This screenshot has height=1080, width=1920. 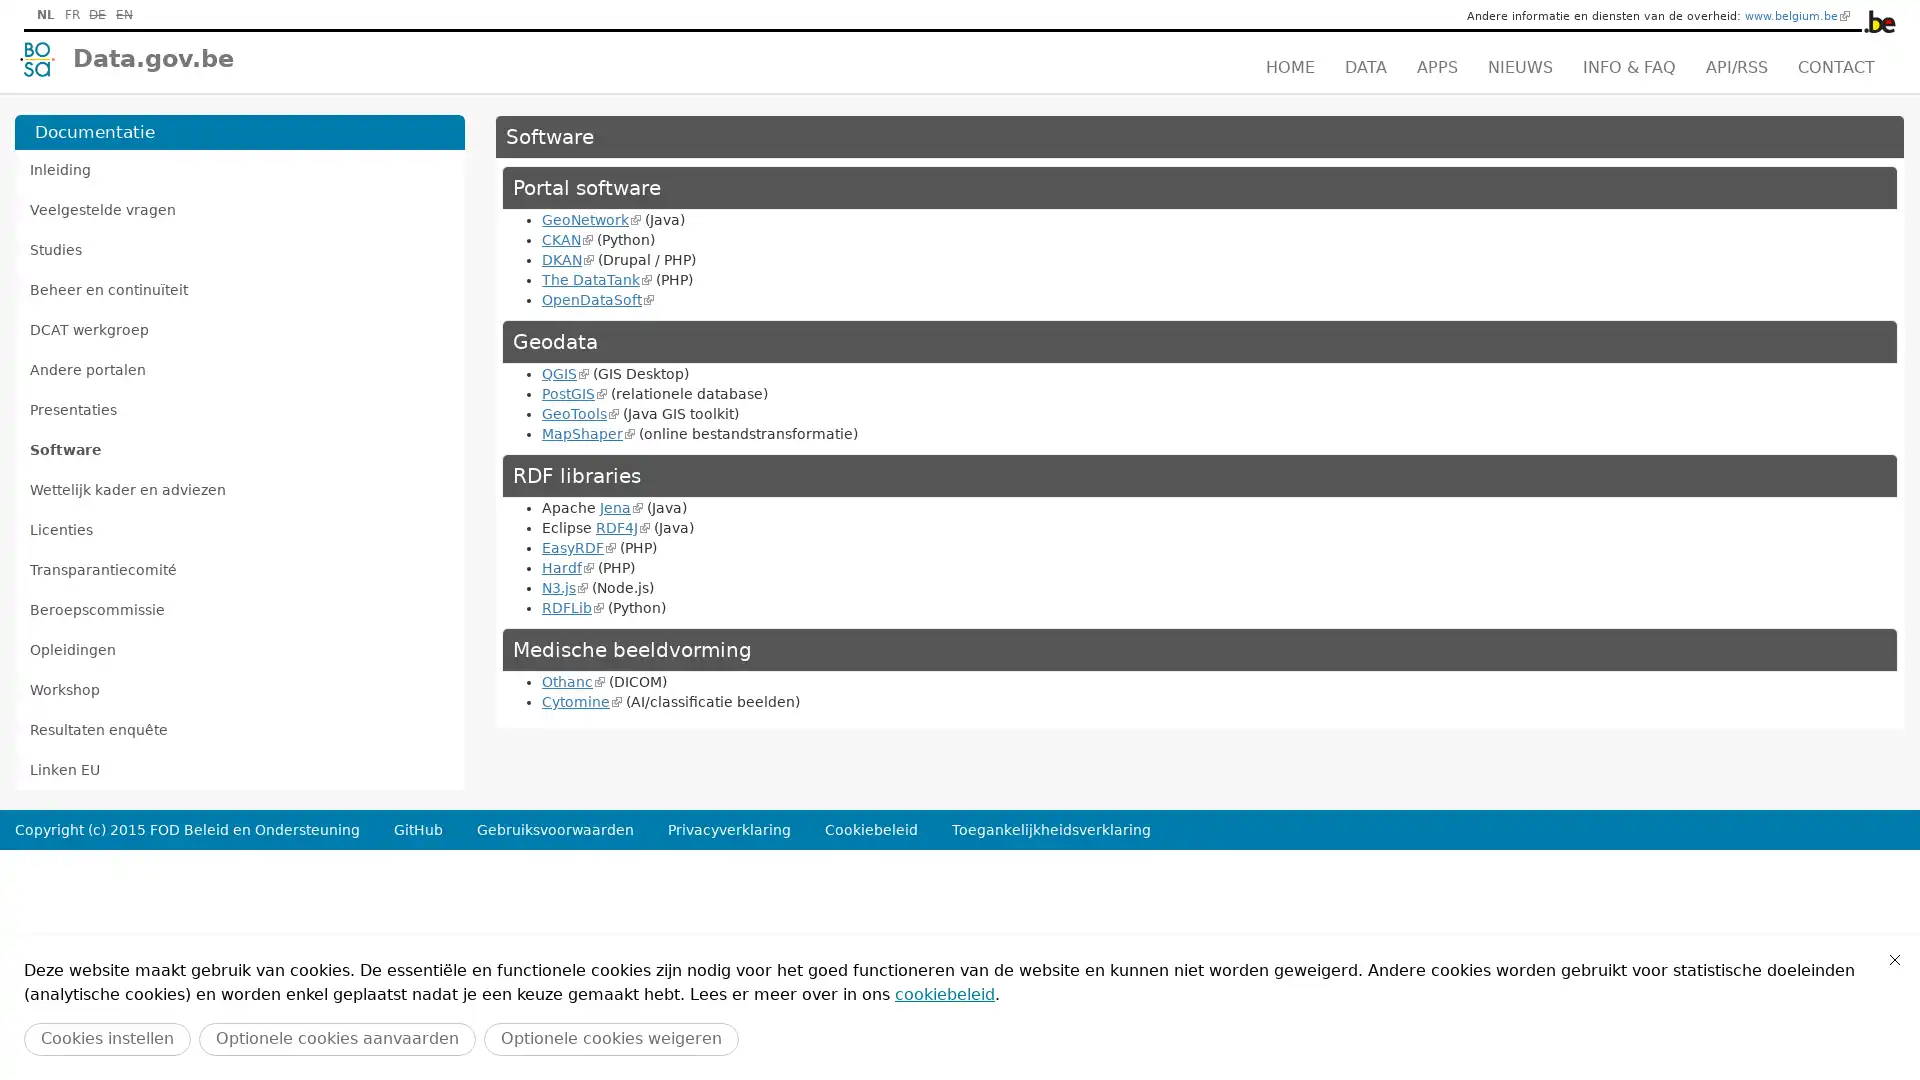 I want to click on Optionele cookies aanvaarden, so click(x=337, y=1038).